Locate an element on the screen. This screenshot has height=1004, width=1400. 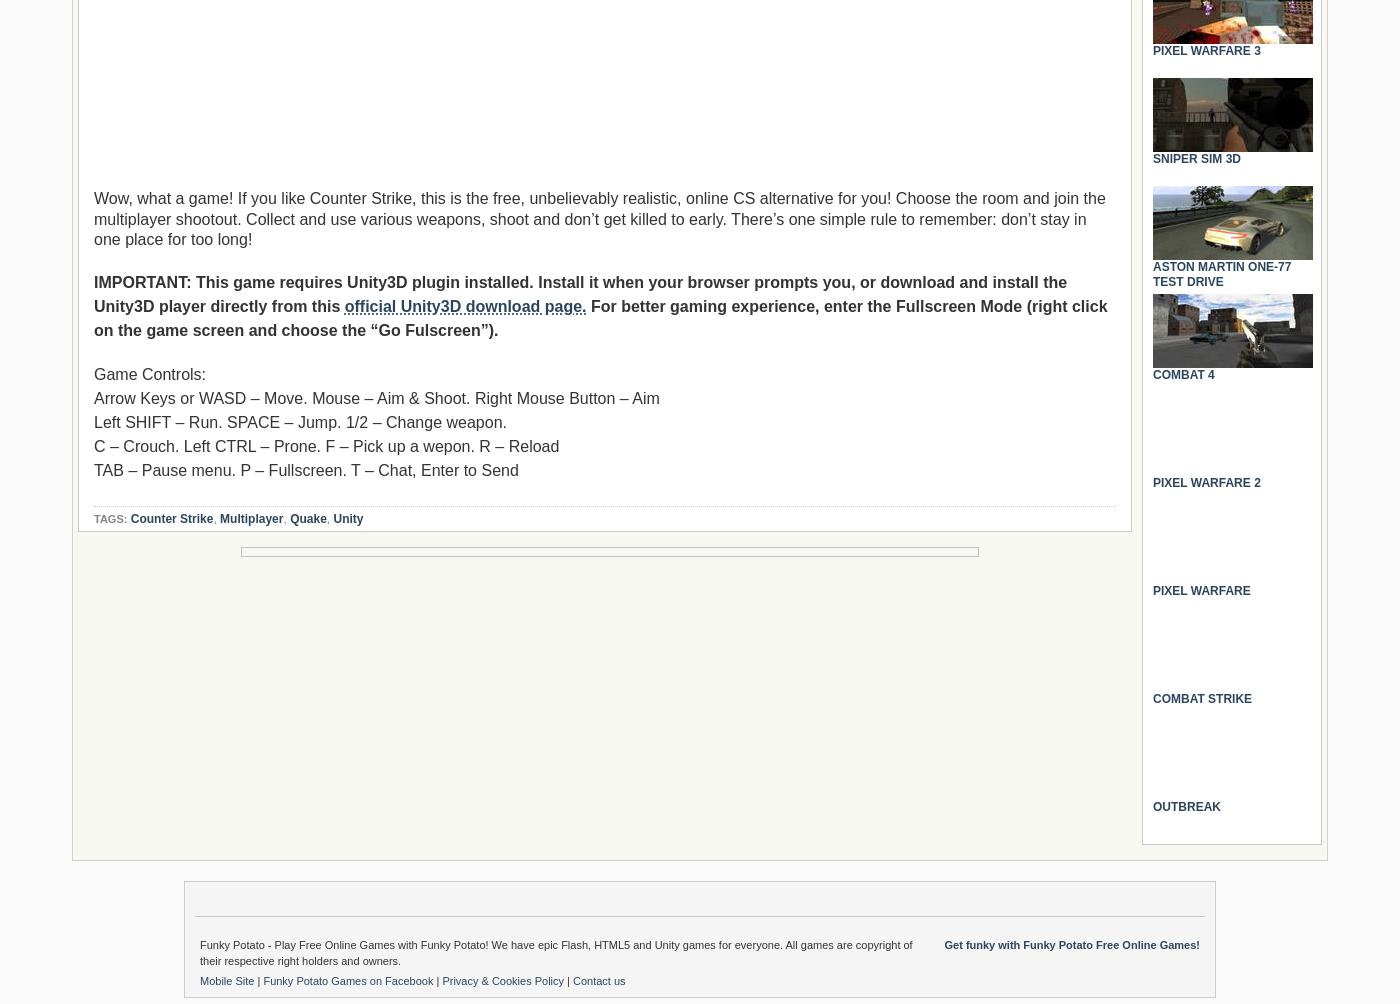
'OUTBREAK' is located at coordinates (1153, 806).